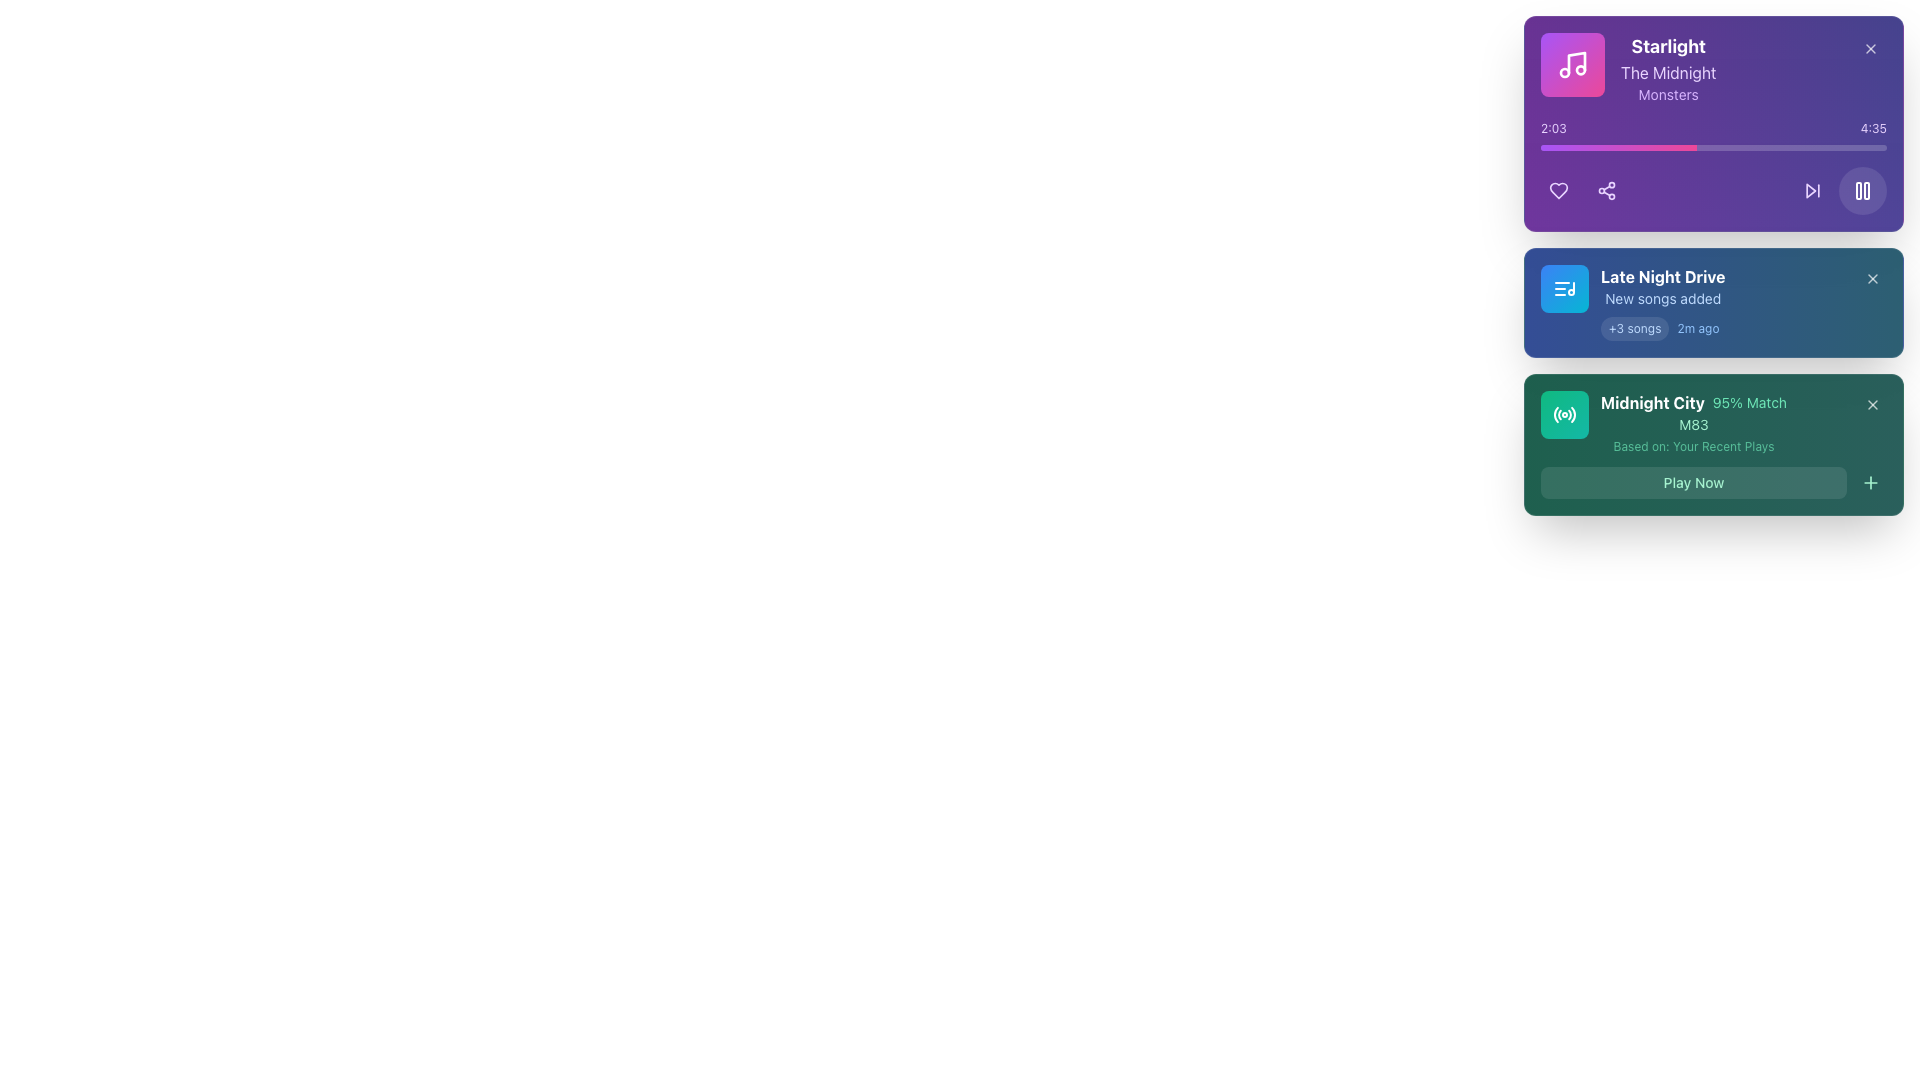 This screenshot has height=1080, width=1920. Describe the element at coordinates (1693, 482) in the screenshot. I see `the 'Play Now' button, which is a rectangular button with rounded edges and emerald green text, to initiate playback` at that location.